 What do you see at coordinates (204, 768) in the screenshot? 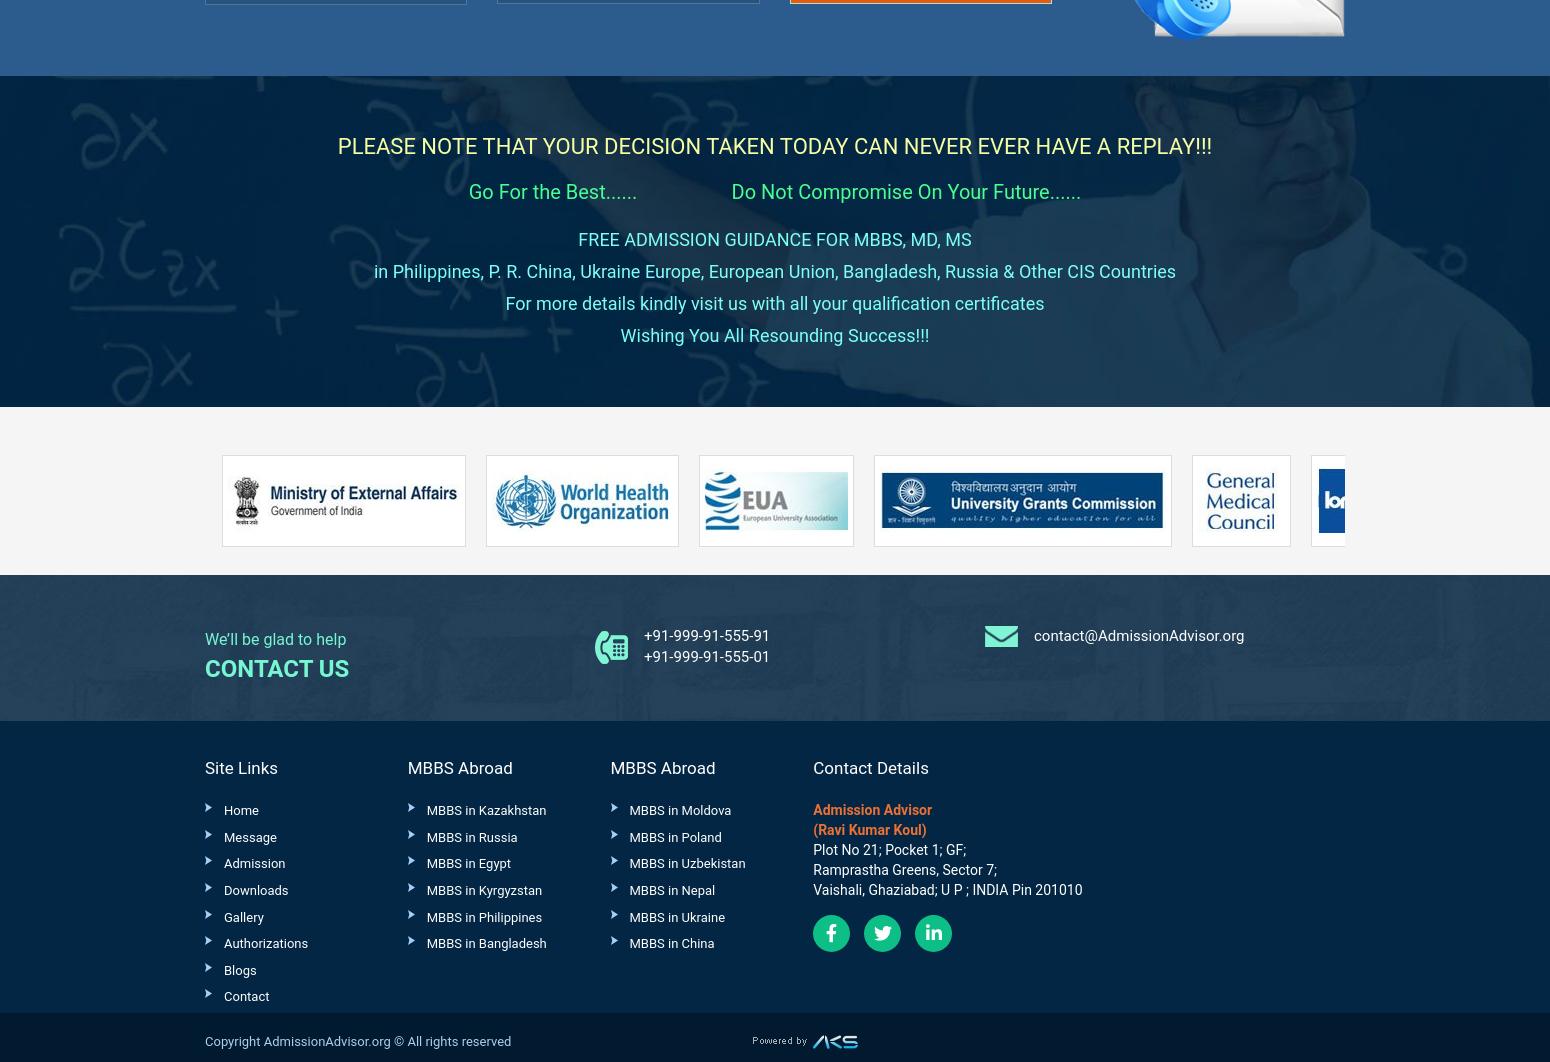
I see `'Site Links'` at bounding box center [204, 768].